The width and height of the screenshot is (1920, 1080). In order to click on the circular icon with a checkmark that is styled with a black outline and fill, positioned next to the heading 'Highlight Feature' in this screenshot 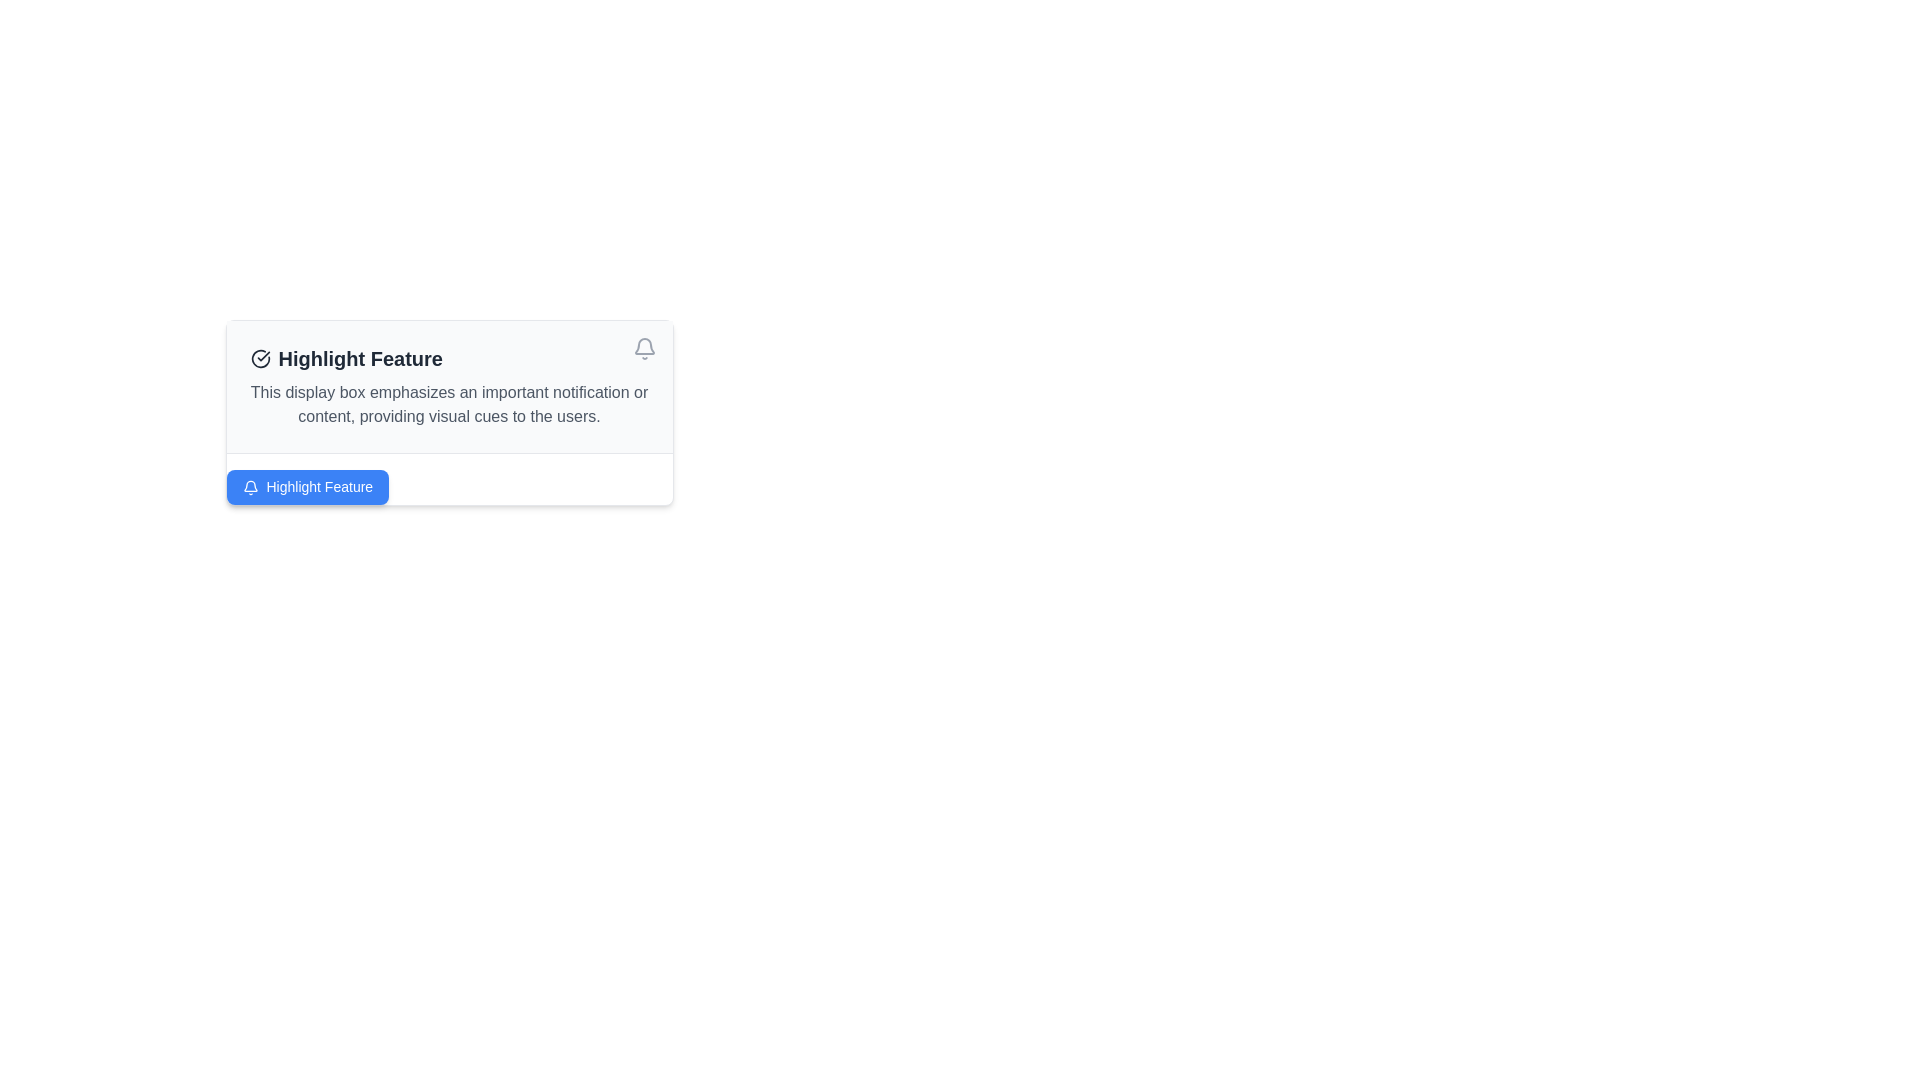, I will do `click(259, 357)`.